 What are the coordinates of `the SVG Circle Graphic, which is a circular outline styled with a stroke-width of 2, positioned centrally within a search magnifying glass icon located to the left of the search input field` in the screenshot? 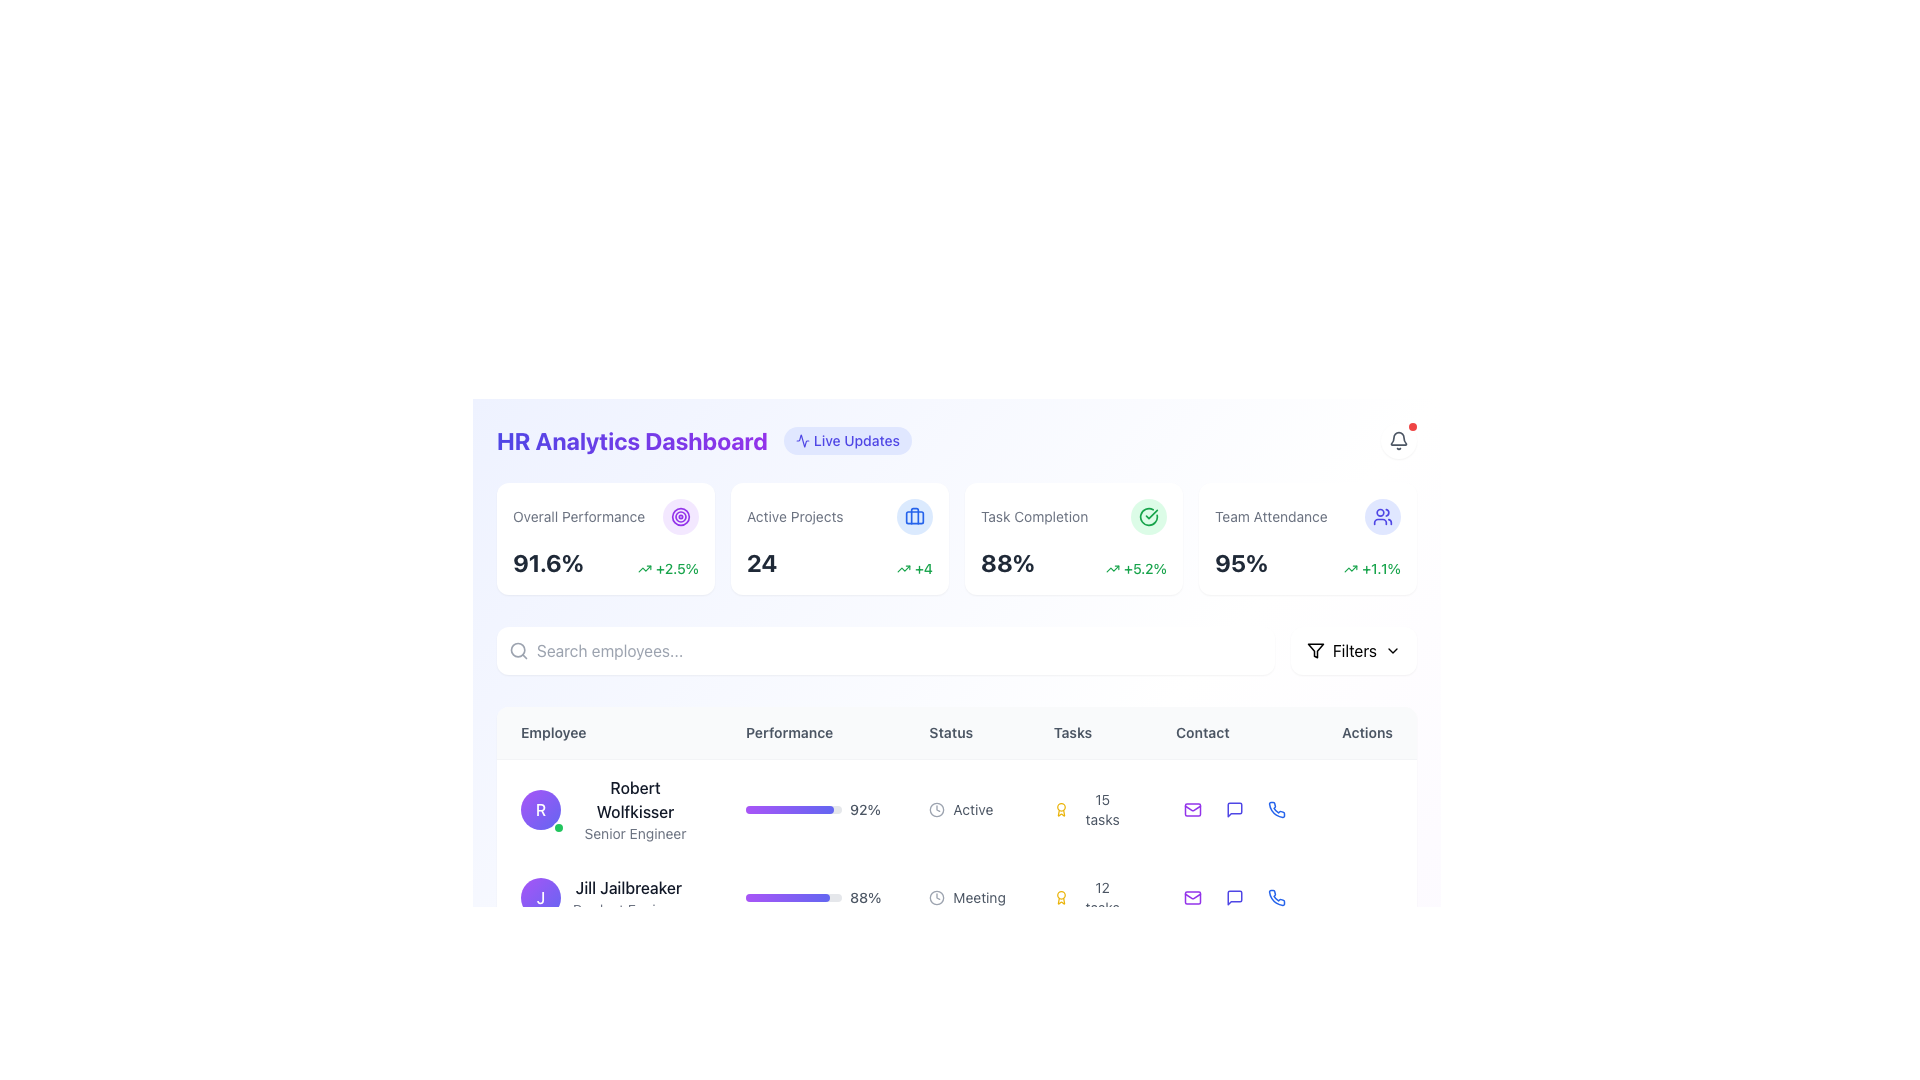 It's located at (518, 650).